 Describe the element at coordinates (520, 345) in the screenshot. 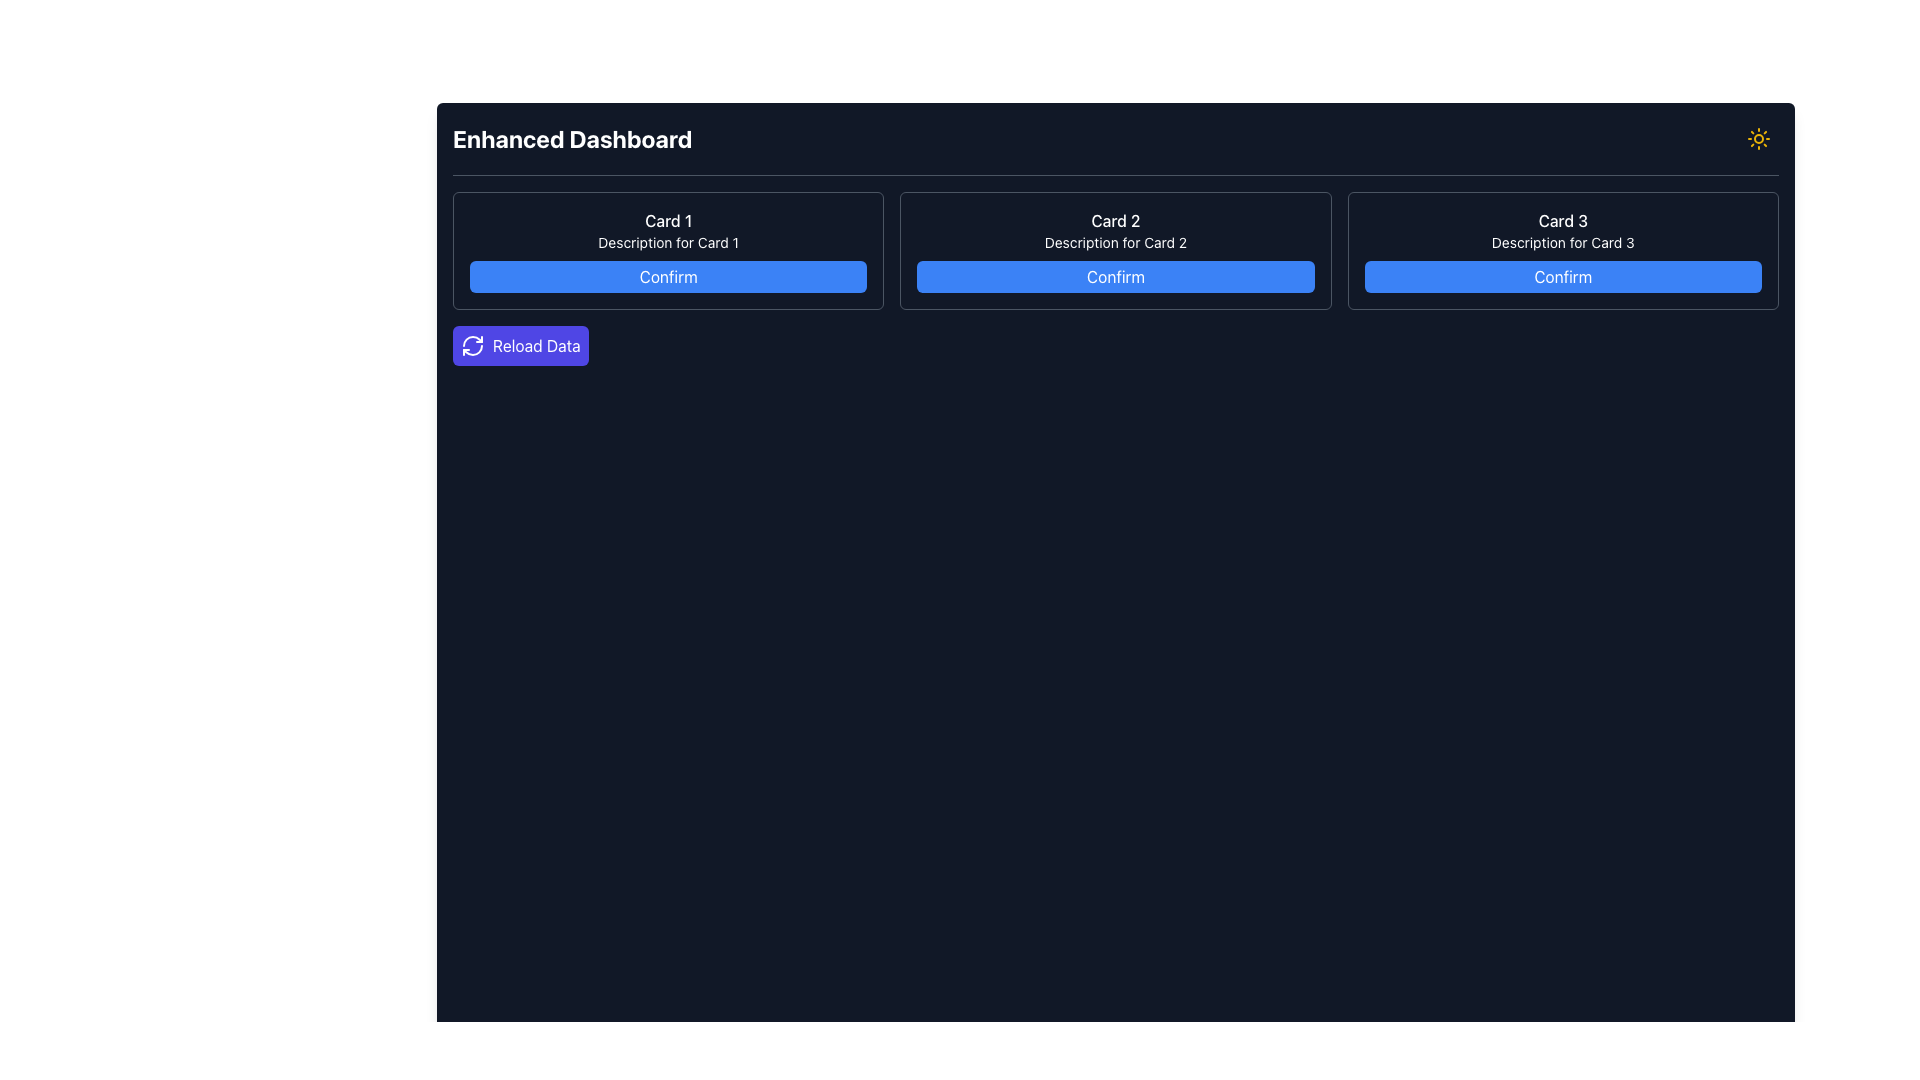

I see `the button with a purple background and white text reading 'Reload Data', which is located at the bottom-left corner of a section containing three cards, to reload data` at that location.